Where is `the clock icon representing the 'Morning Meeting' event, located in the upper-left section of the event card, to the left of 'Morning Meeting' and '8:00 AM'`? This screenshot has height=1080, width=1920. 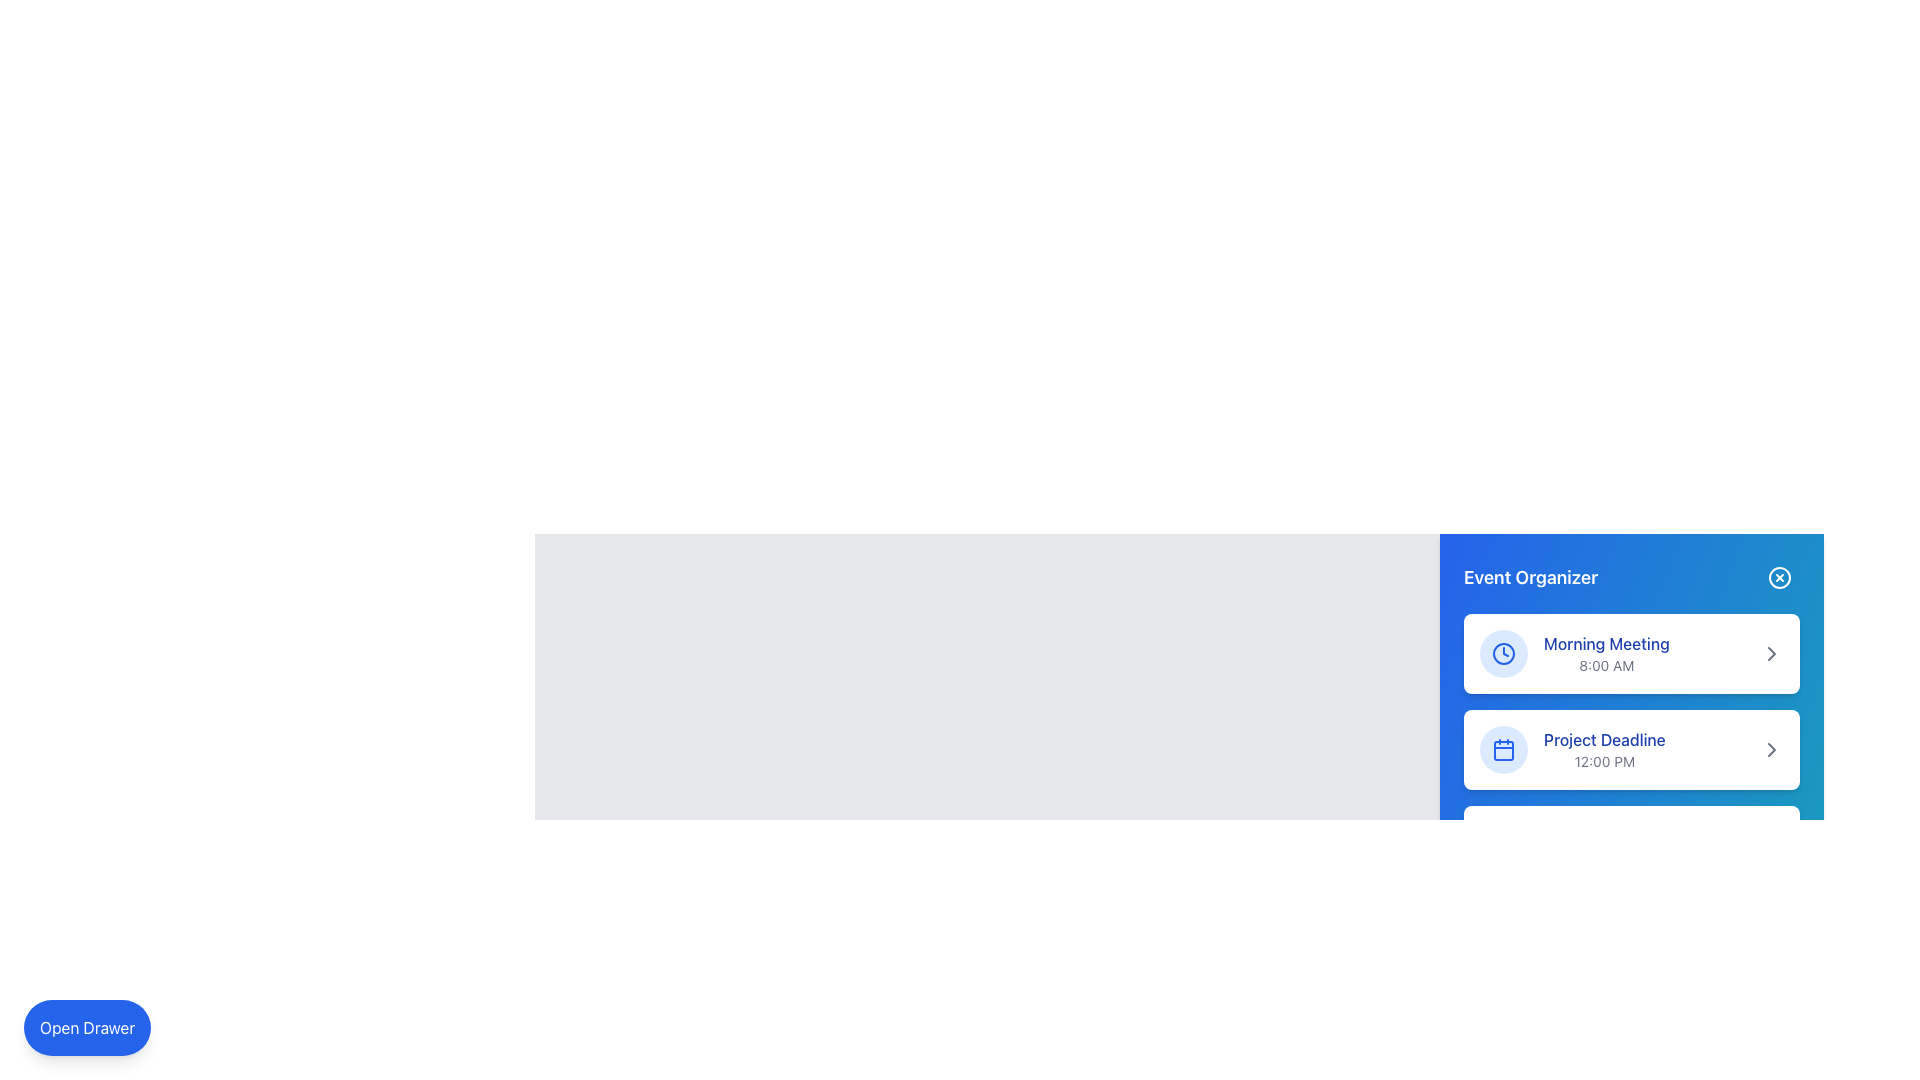
the clock icon representing the 'Morning Meeting' event, located in the upper-left section of the event card, to the left of 'Morning Meeting' and '8:00 AM' is located at coordinates (1503, 654).